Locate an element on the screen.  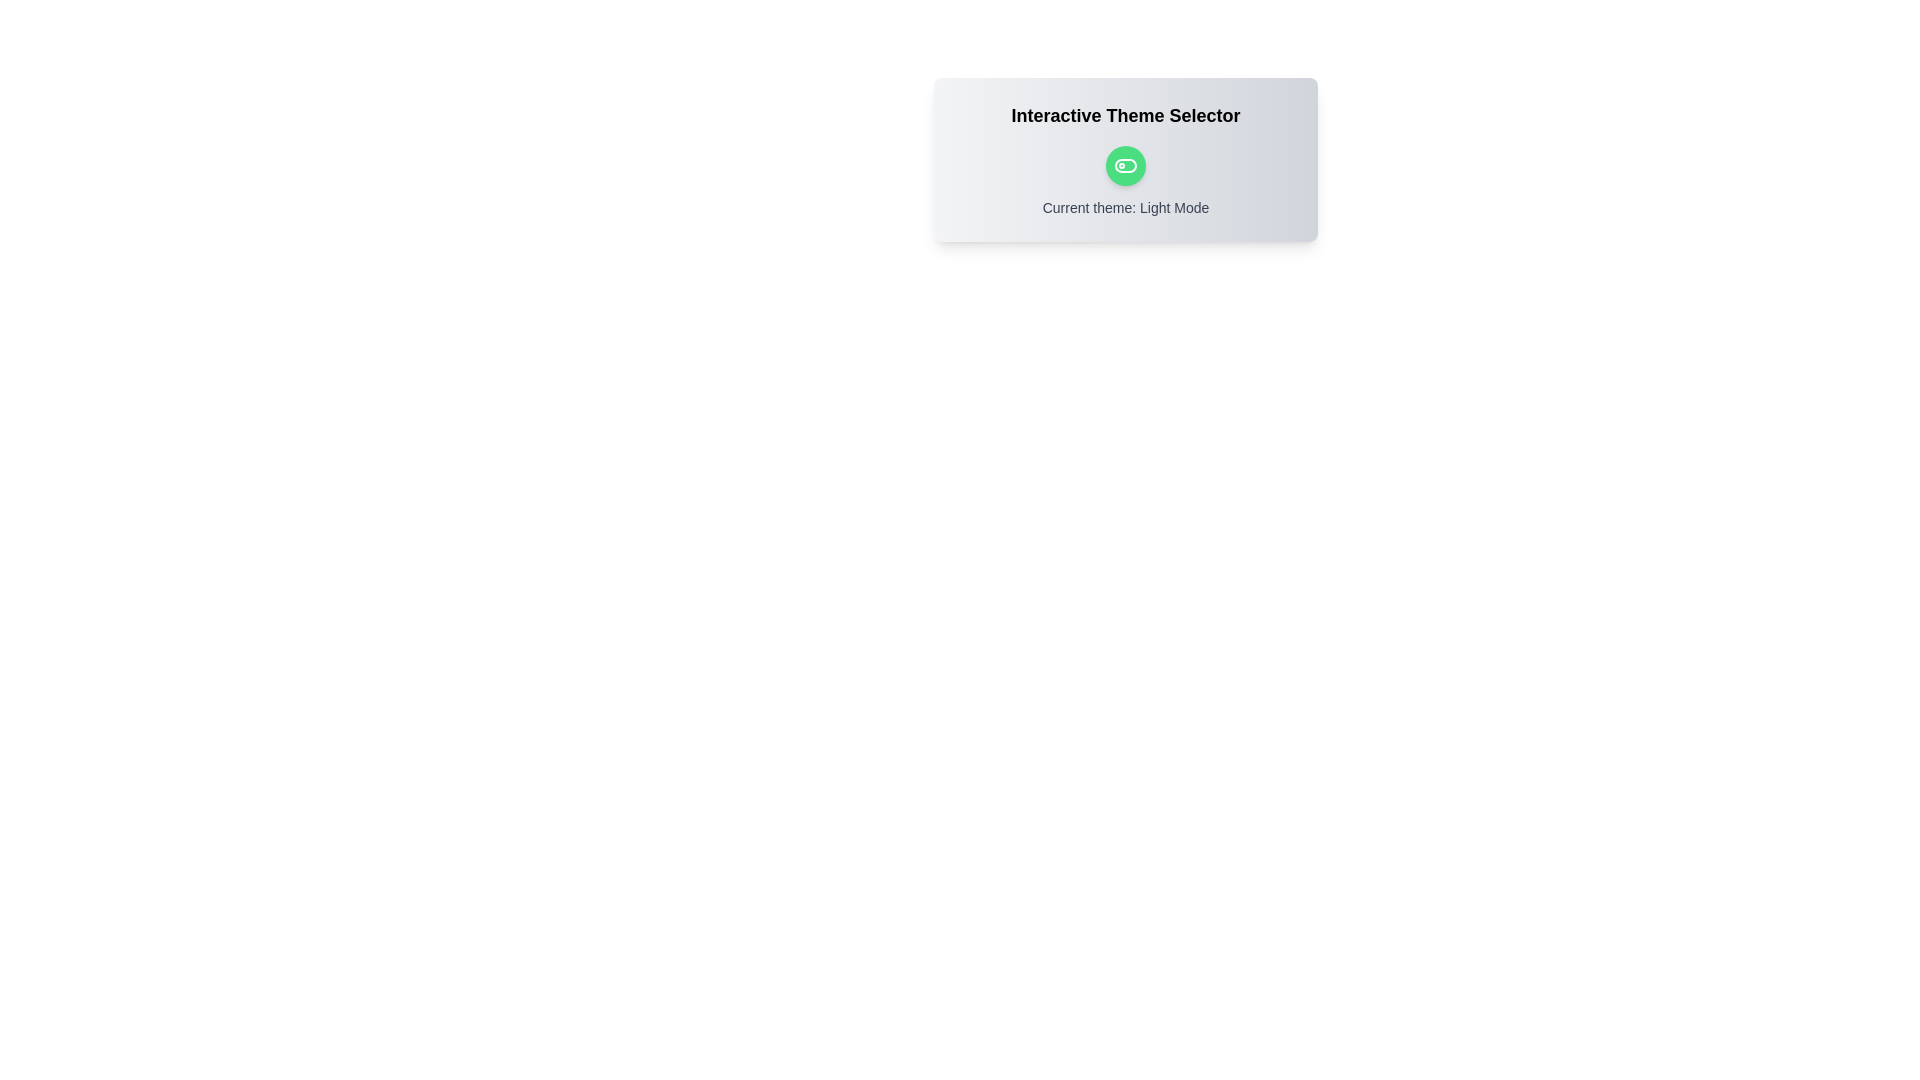
the toggle-like button with a green background, styled as a rounded circle, located below the heading 'Interactive Theme Selector' is located at coordinates (1126, 164).